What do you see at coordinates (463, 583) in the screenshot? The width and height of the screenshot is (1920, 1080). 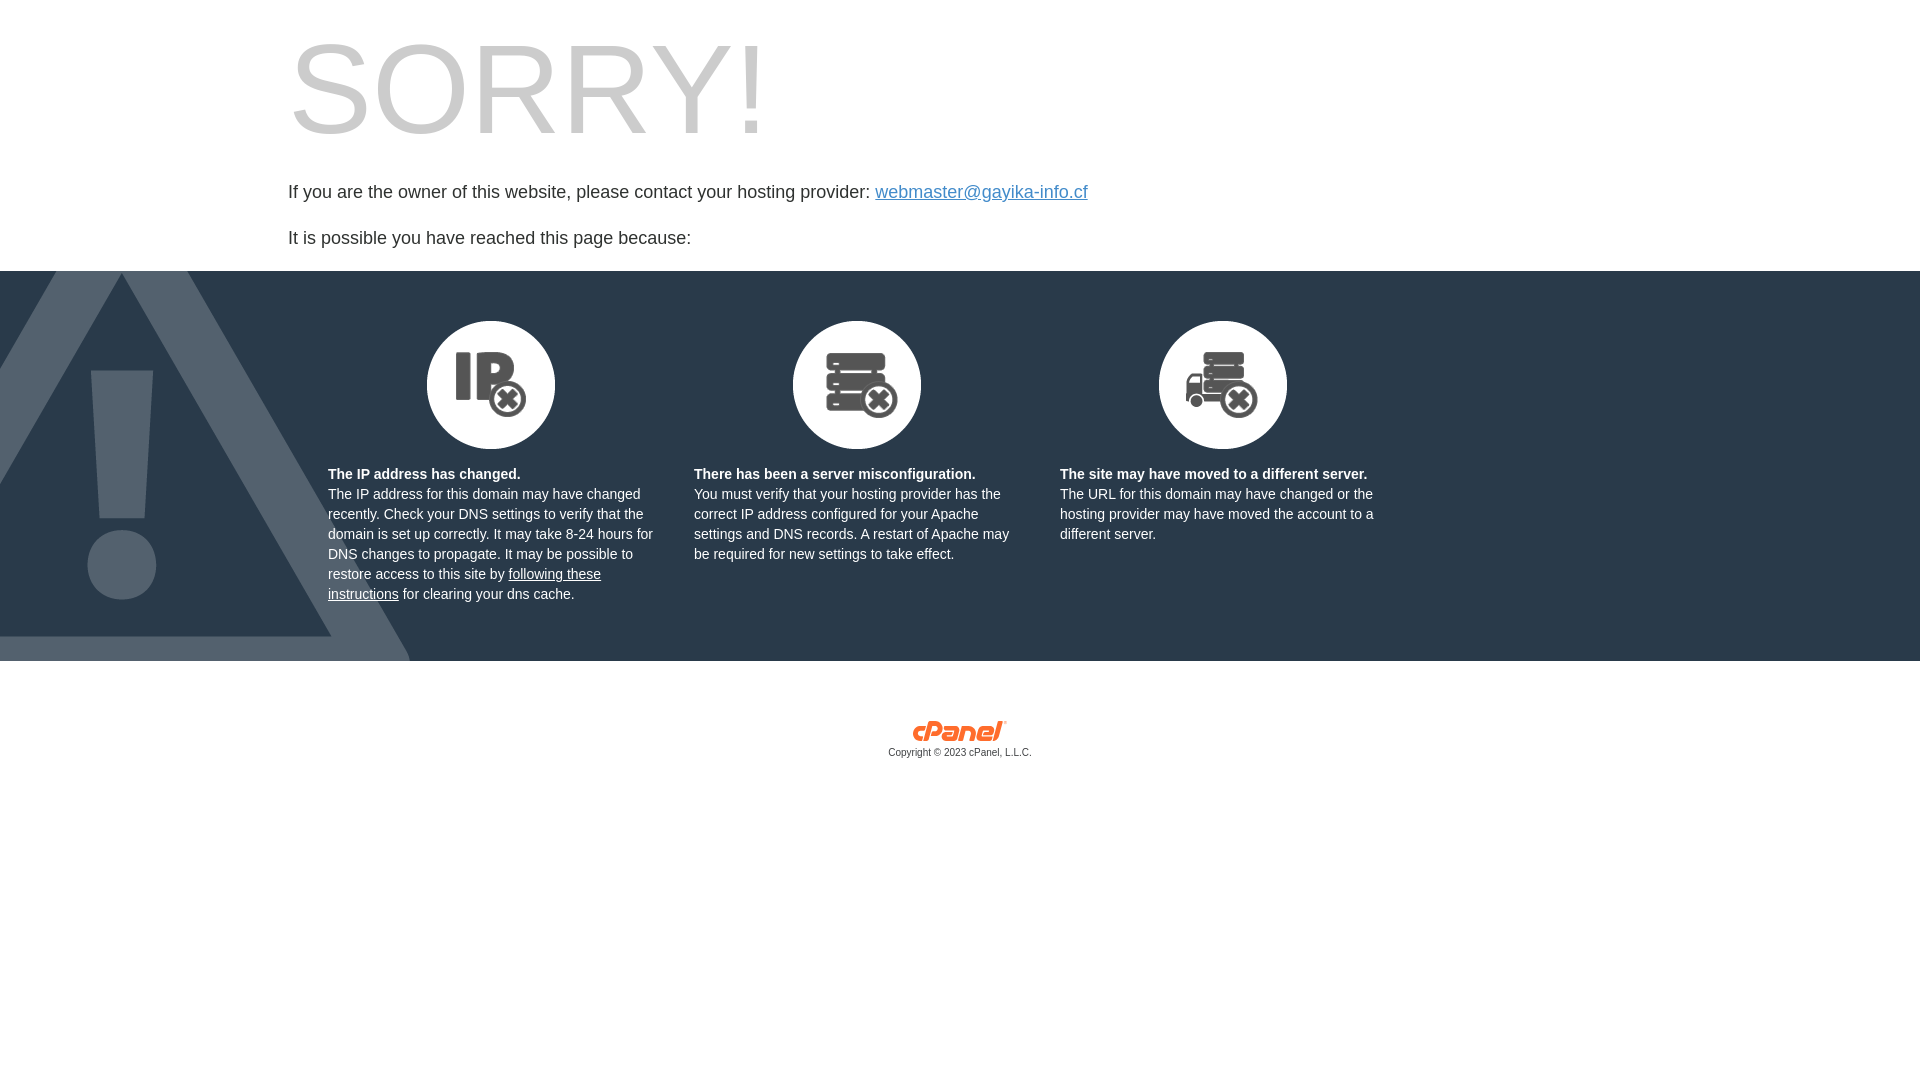 I see `'following these instructions'` at bounding box center [463, 583].